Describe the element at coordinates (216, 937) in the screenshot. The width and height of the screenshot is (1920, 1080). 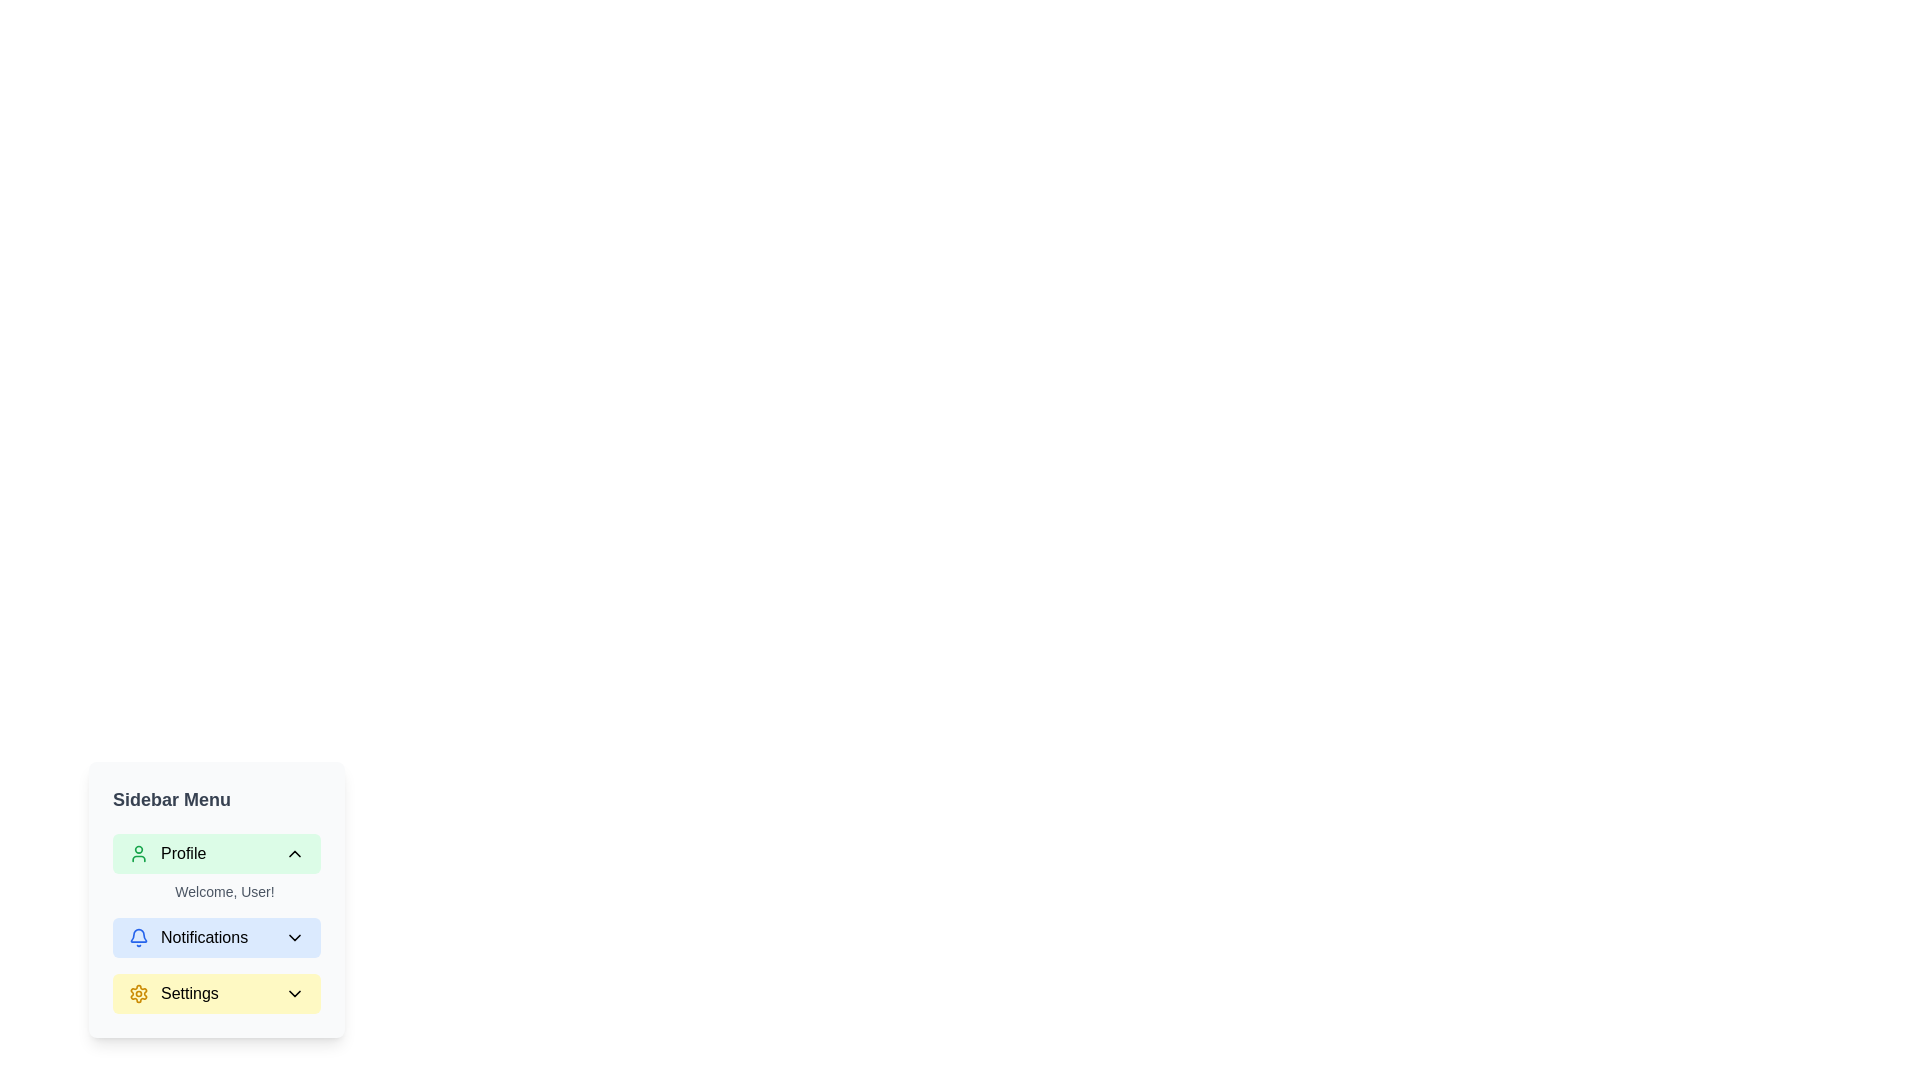
I see `the 'Notifications' navigation button located` at that location.